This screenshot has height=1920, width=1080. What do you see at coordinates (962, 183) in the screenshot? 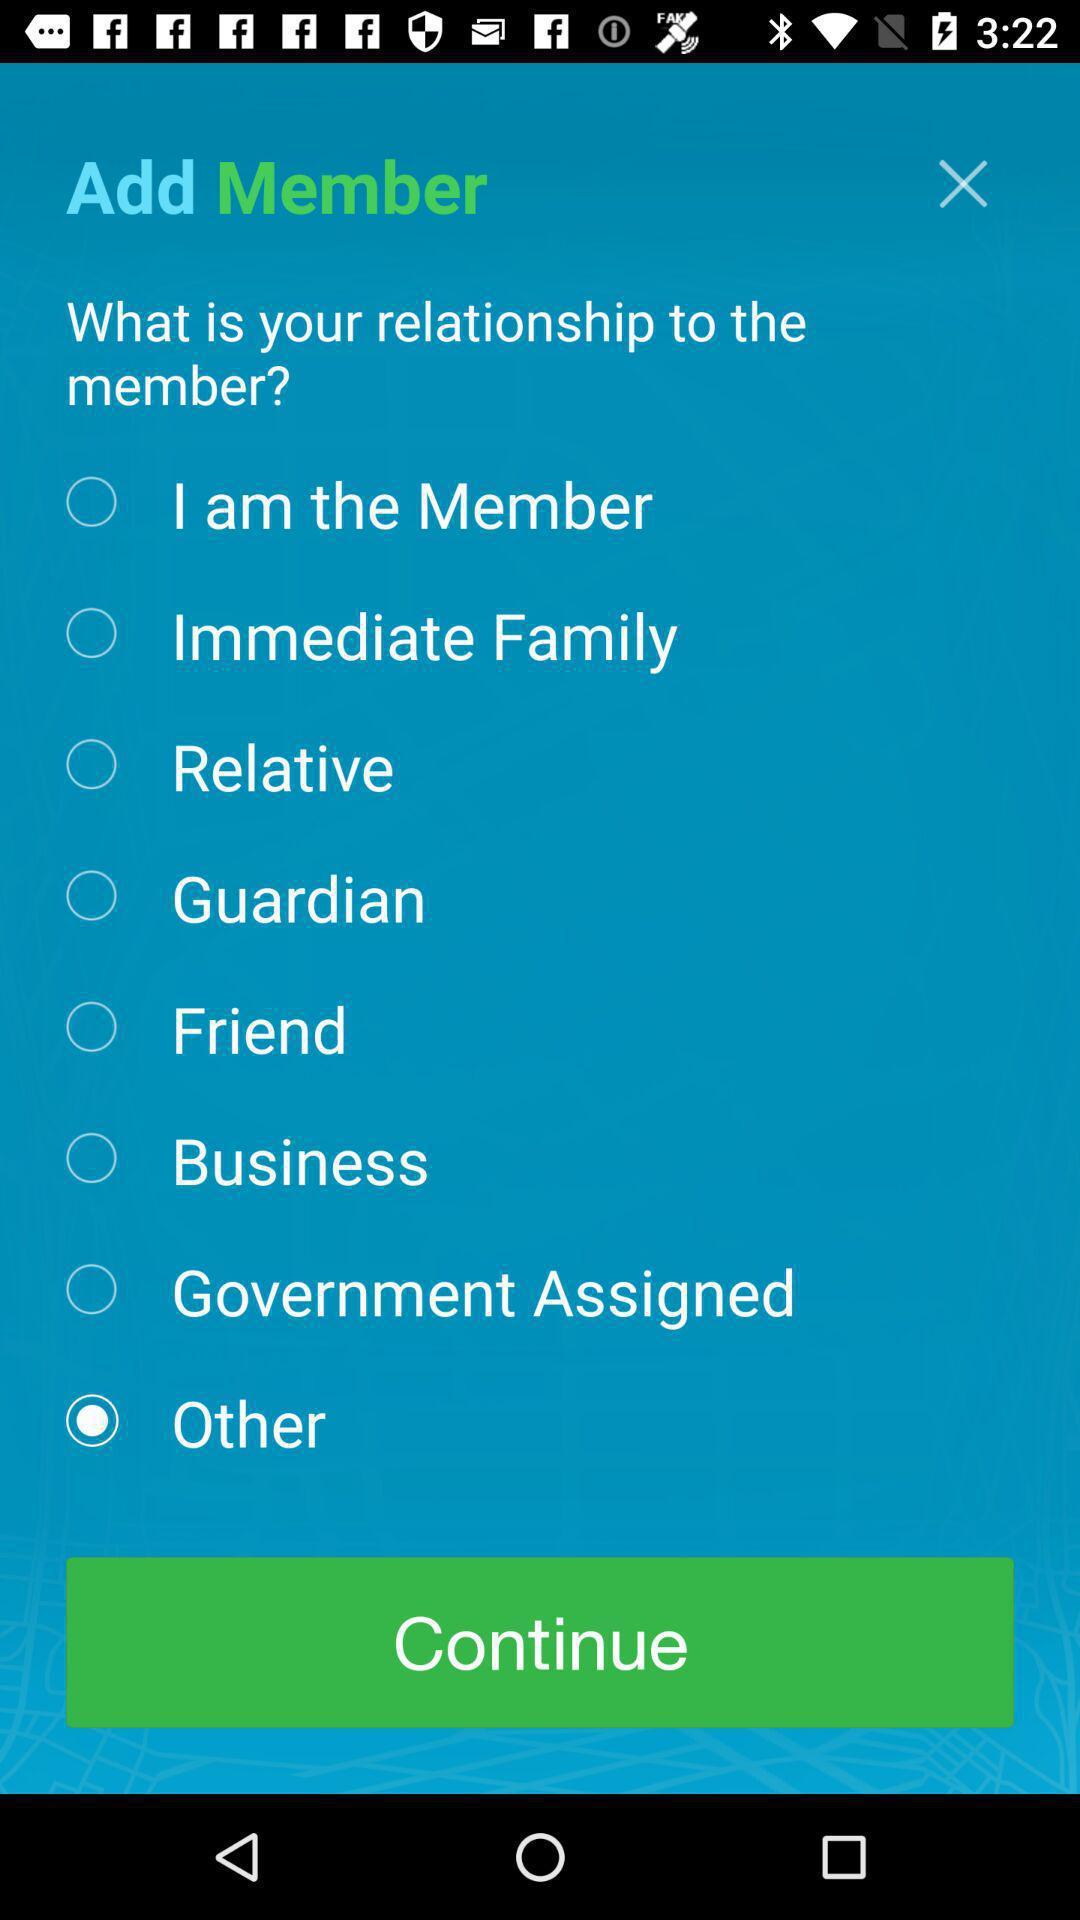
I see `the icon at the top right corner` at bounding box center [962, 183].